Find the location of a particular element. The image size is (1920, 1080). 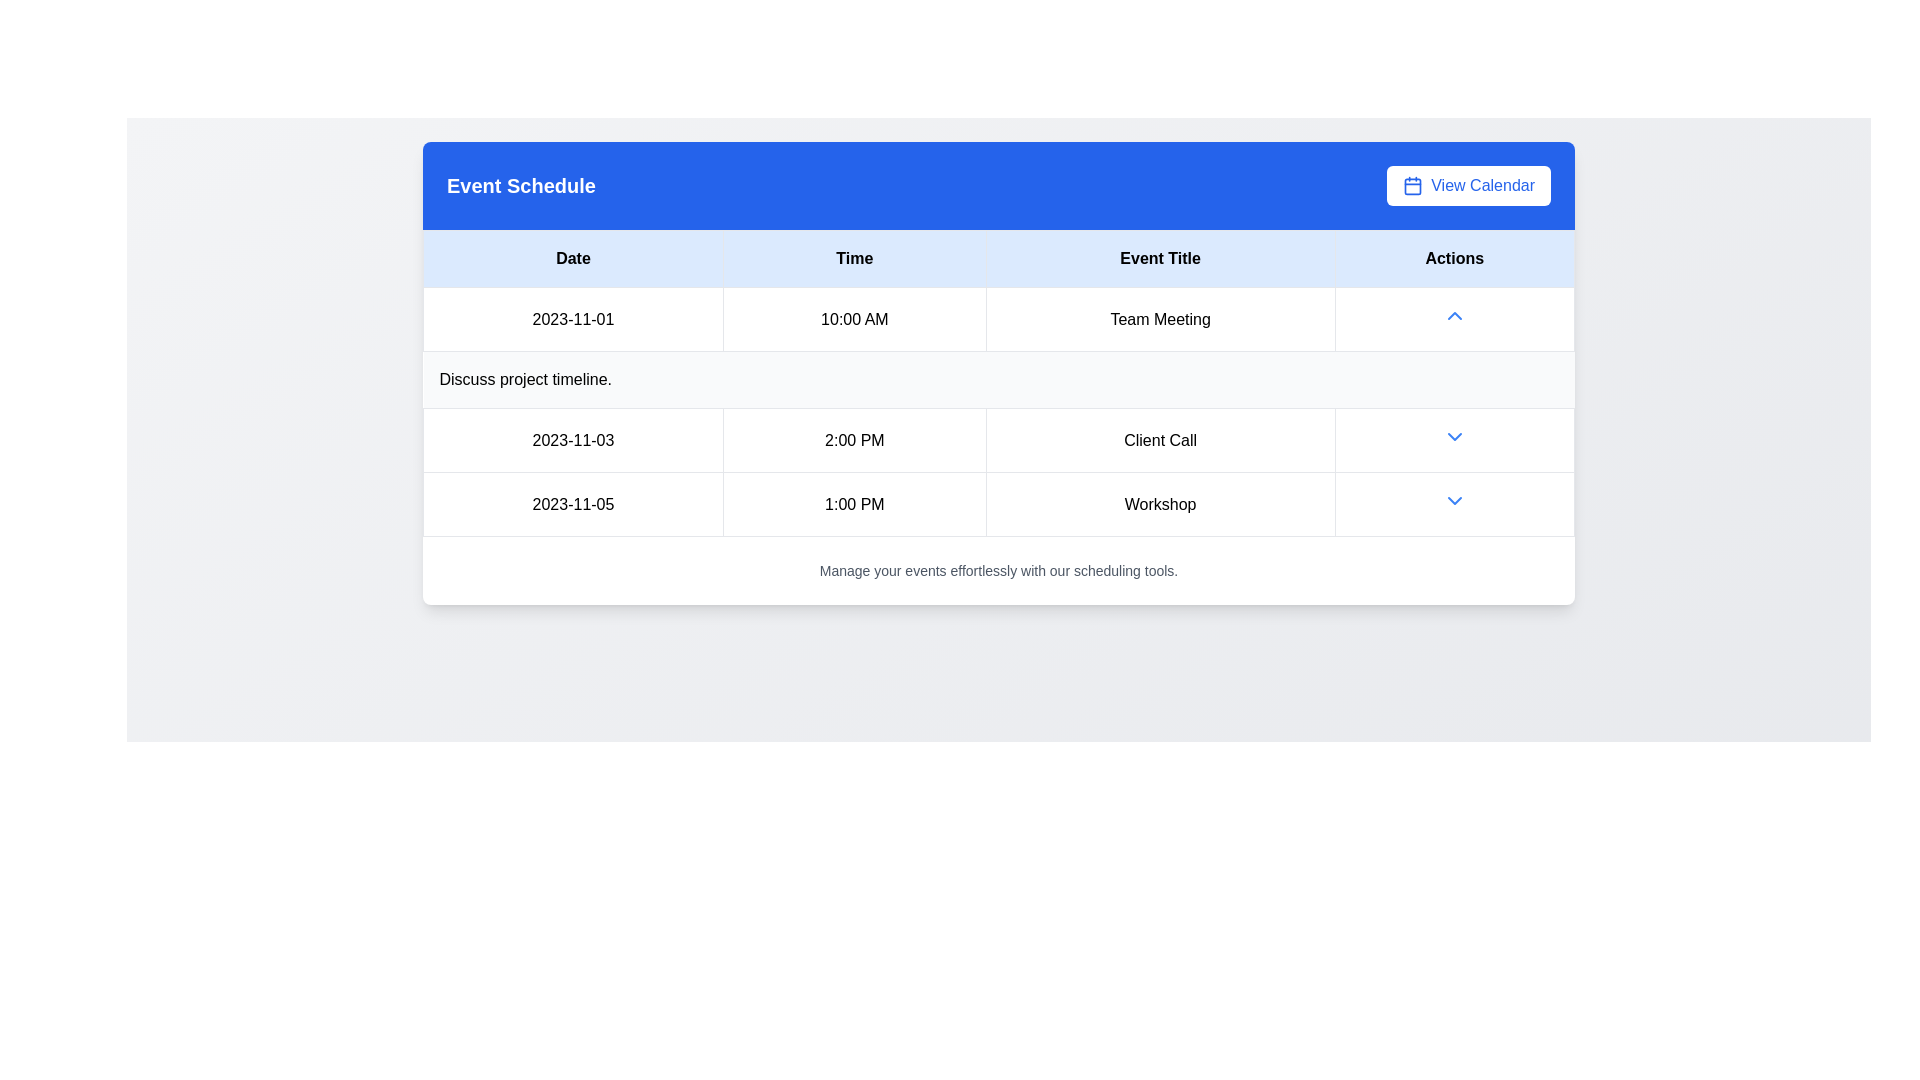

text from the Text Label that contains 'Team Meeting', which is the third element in the 'Event Title' column of the table is located at coordinates (1160, 318).